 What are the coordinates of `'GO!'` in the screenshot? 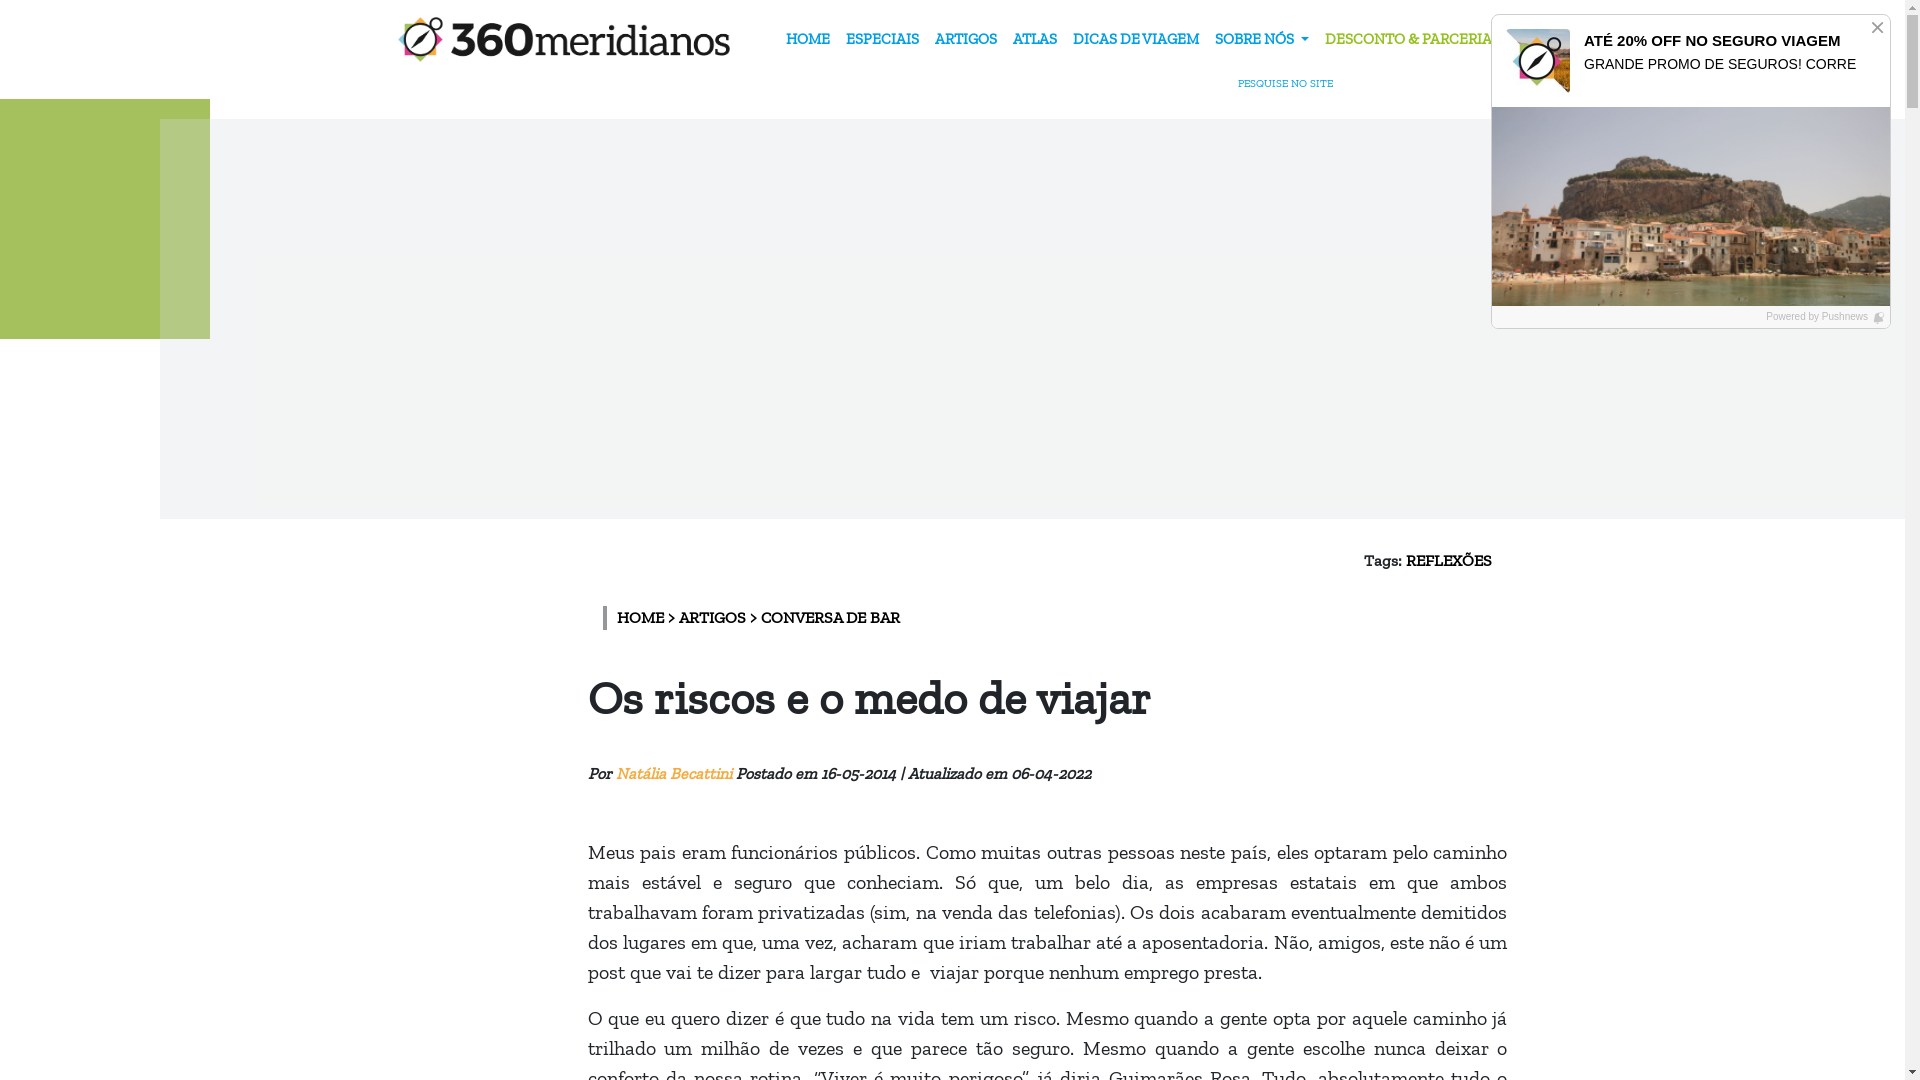 It's located at (1336, 42).